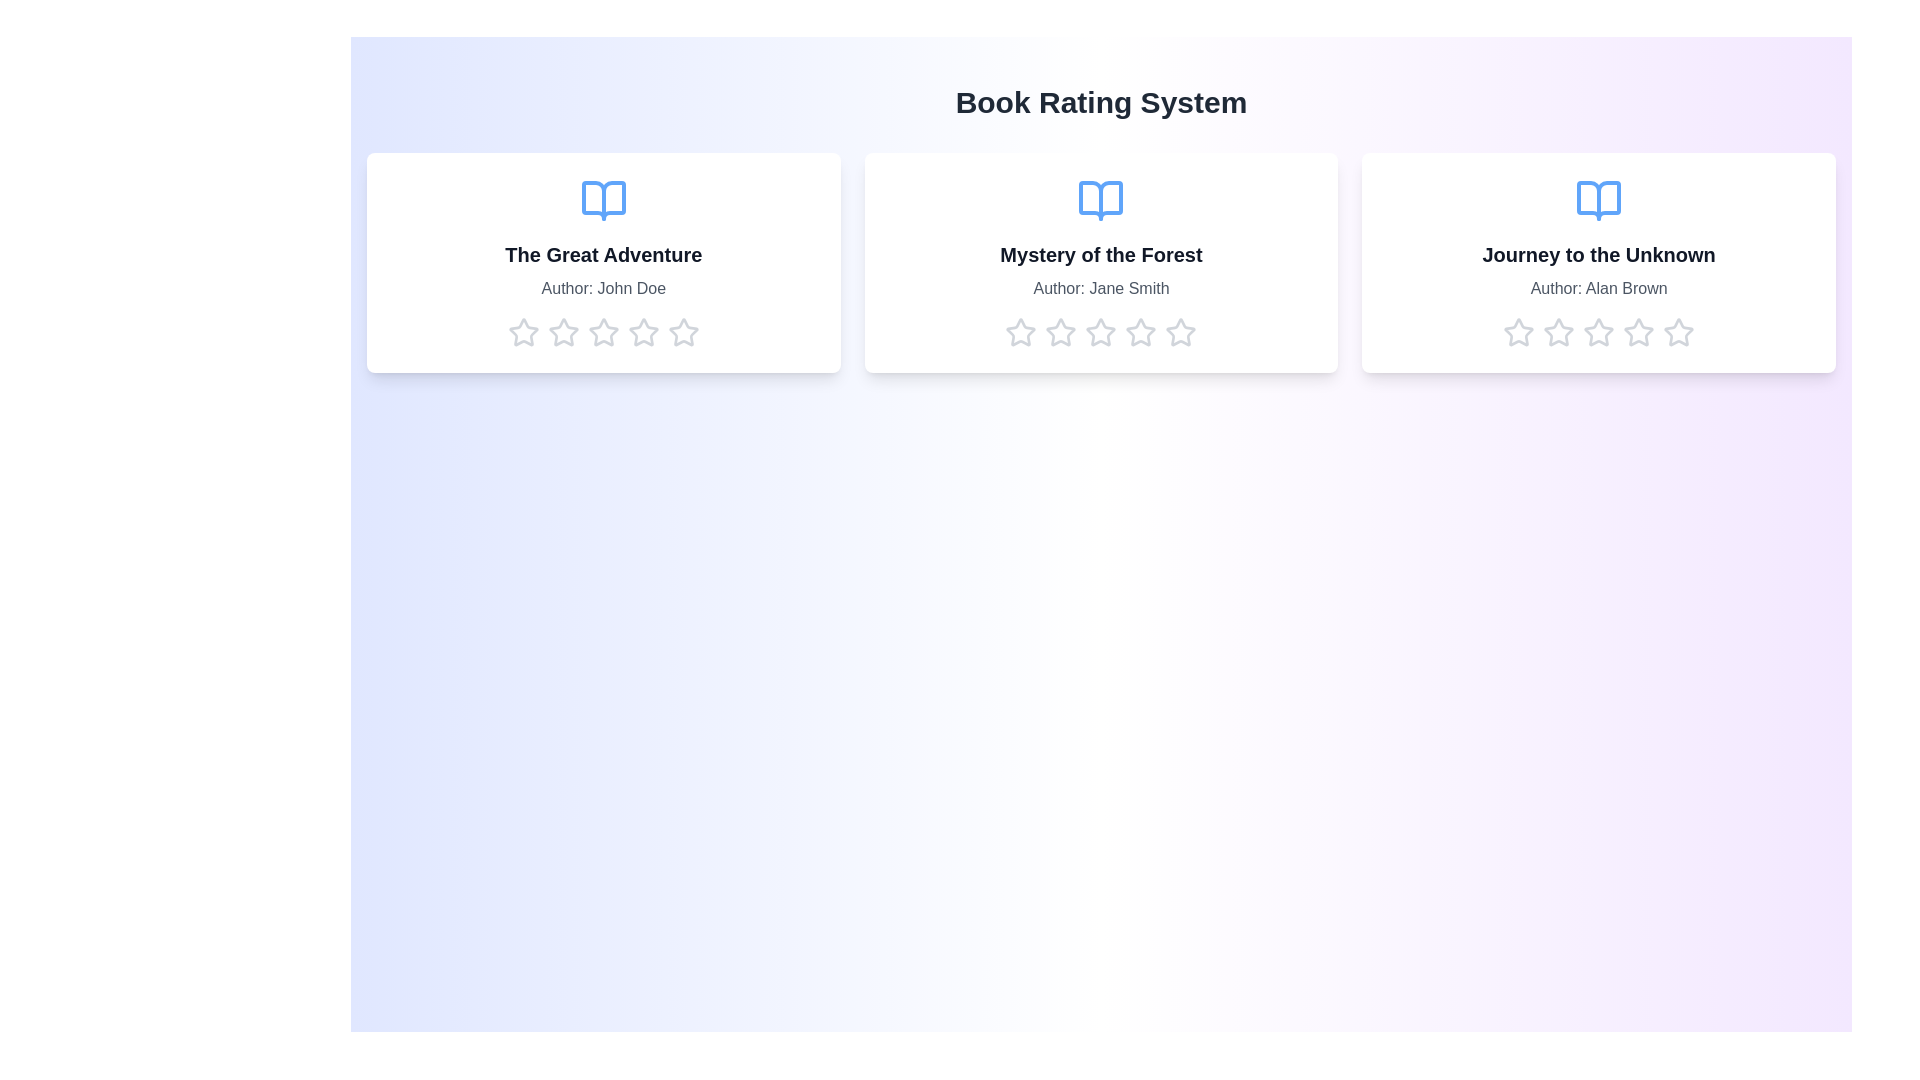  Describe the element at coordinates (643, 331) in the screenshot. I see `the star corresponding to 4 stars to preview the rating` at that location.